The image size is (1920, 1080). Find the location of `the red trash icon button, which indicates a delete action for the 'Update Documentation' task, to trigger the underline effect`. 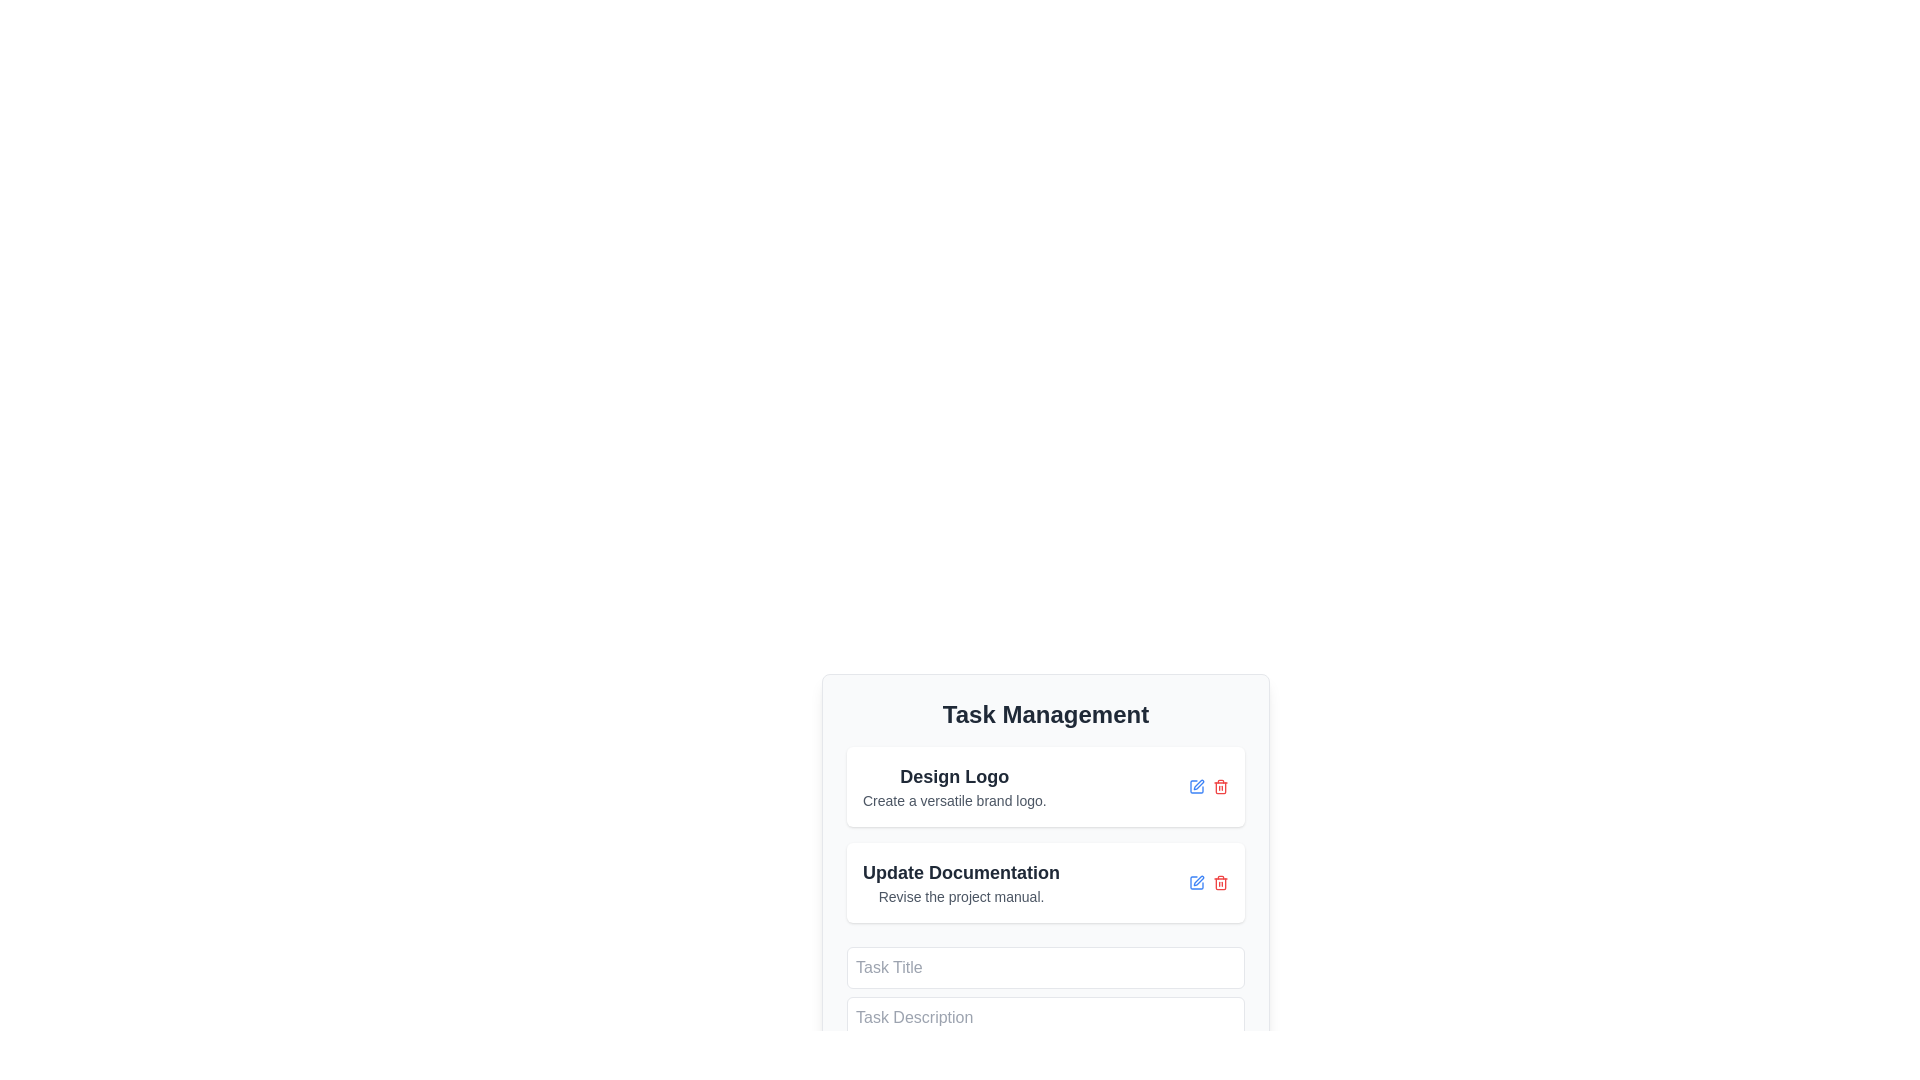

the red trash icon button, which indicates a delete action for the 'Update Documentation' task, to trigger the underline effect is located at coordinates (1219, 882).